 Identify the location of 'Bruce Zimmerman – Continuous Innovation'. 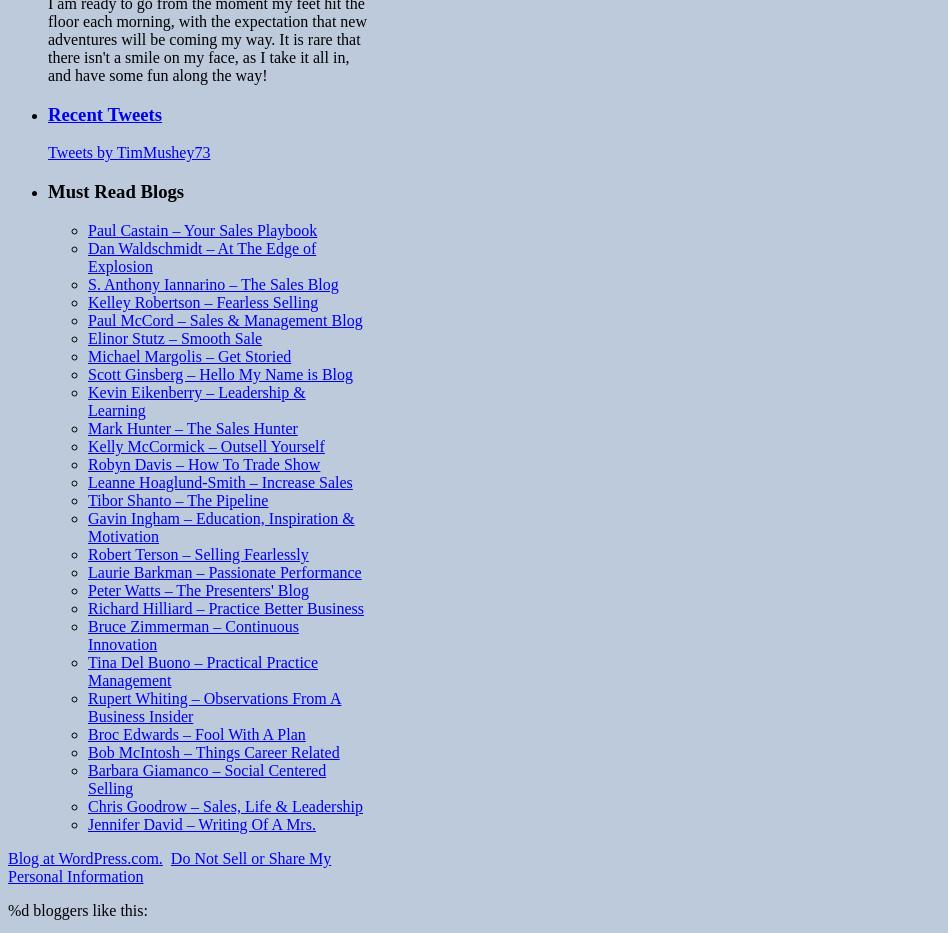
(192, 633).